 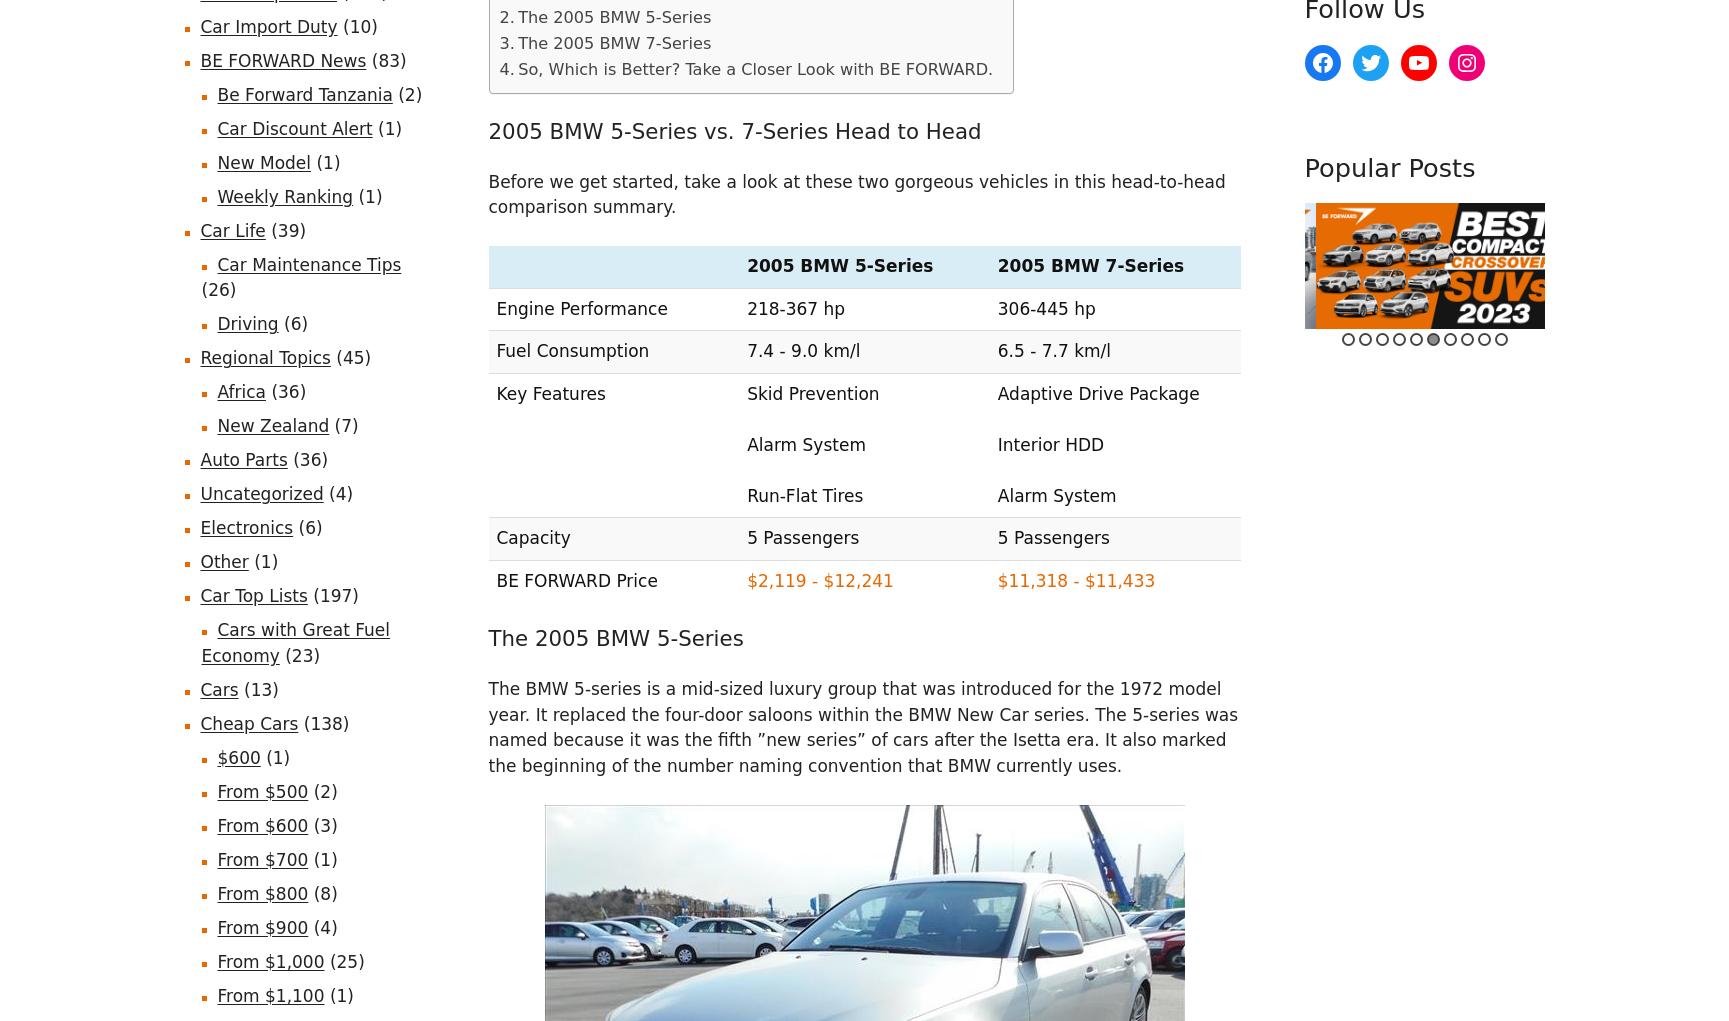 What do you see at coordinates (253, 595) in the screenshot?
I see `'Car Top Lists'` at bounding box center [253, 595].